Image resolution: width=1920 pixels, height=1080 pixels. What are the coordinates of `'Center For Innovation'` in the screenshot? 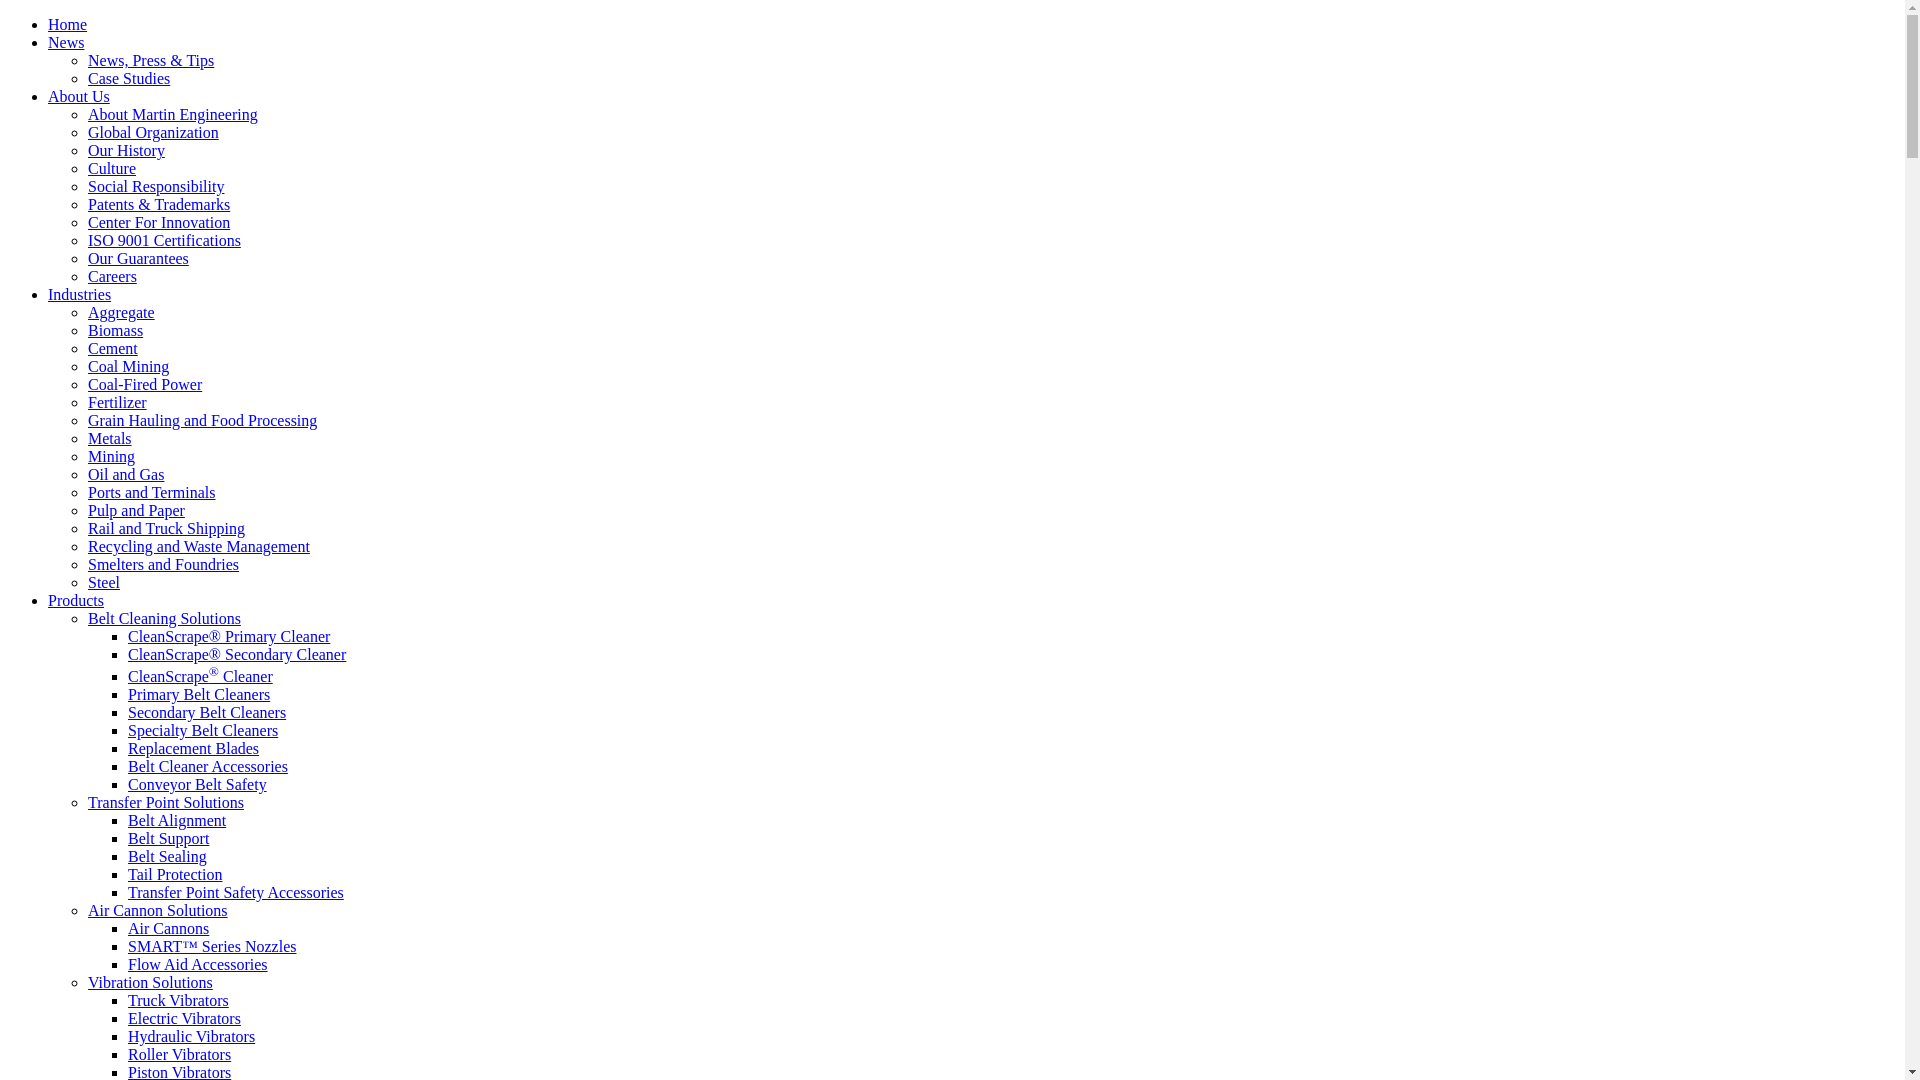 It's located at (86, 222).